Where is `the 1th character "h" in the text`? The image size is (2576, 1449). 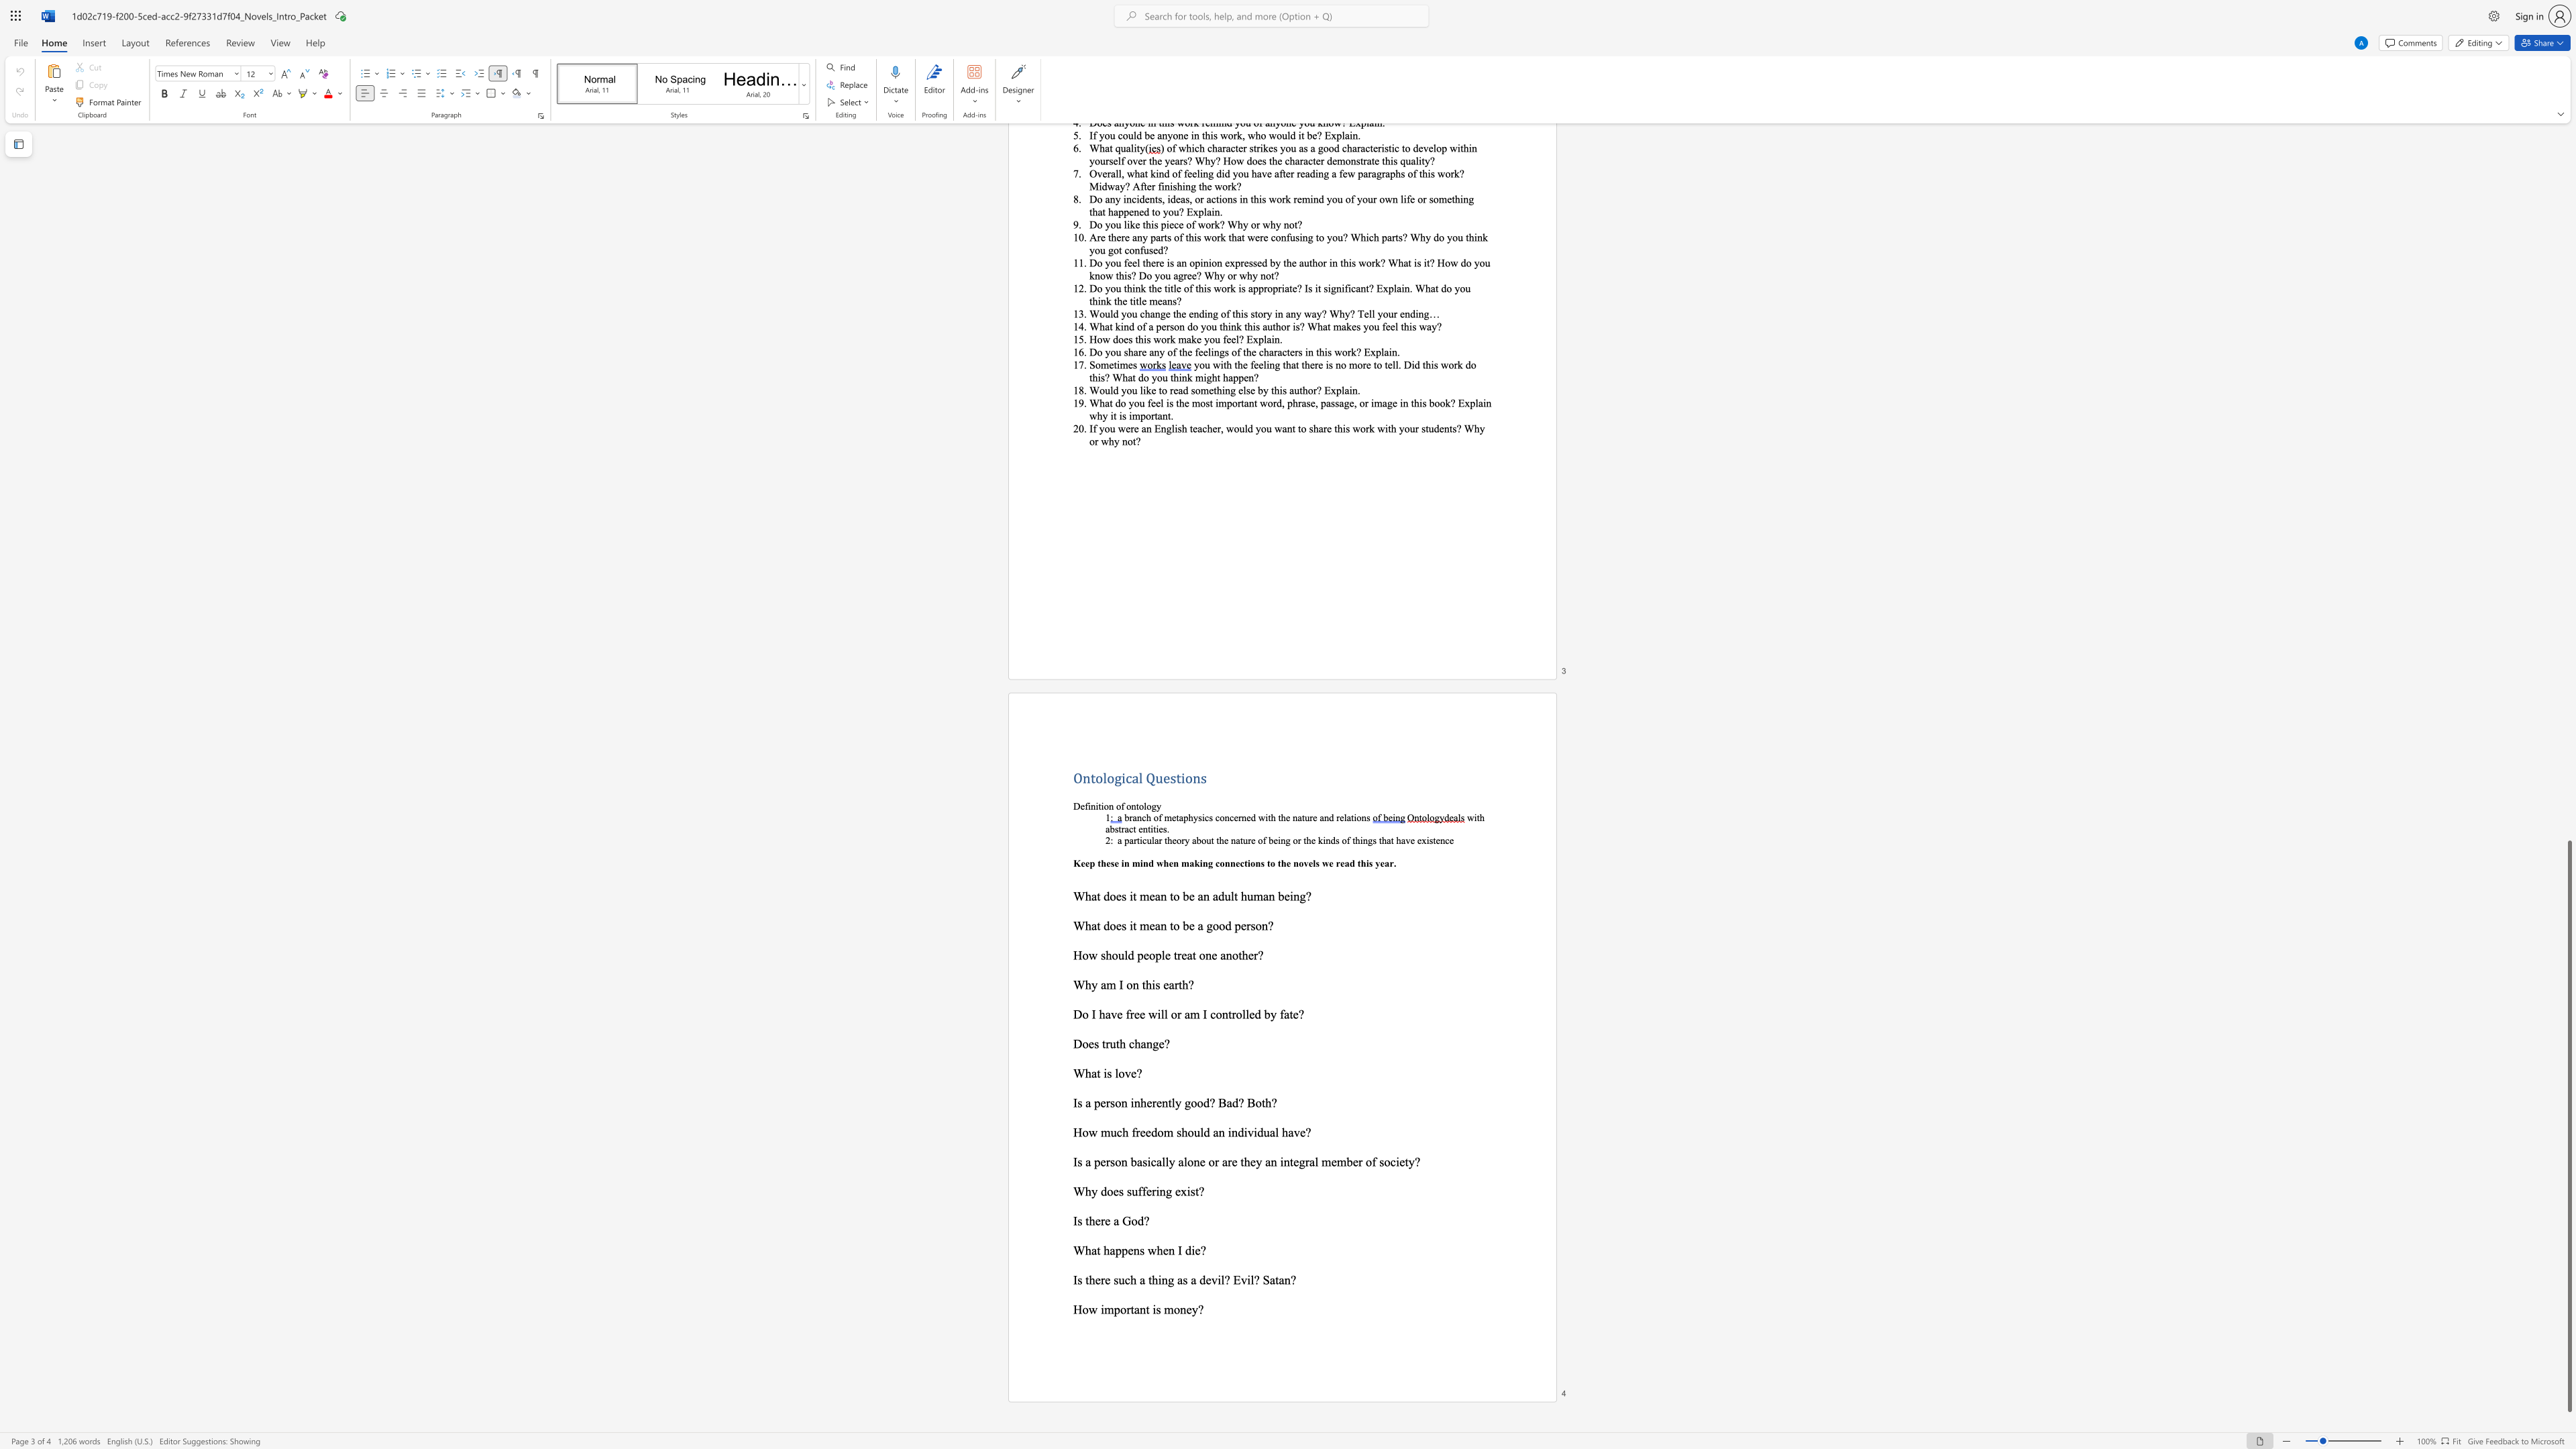 the 1th character "h" in the text is located at coordinates (1088, 1190).